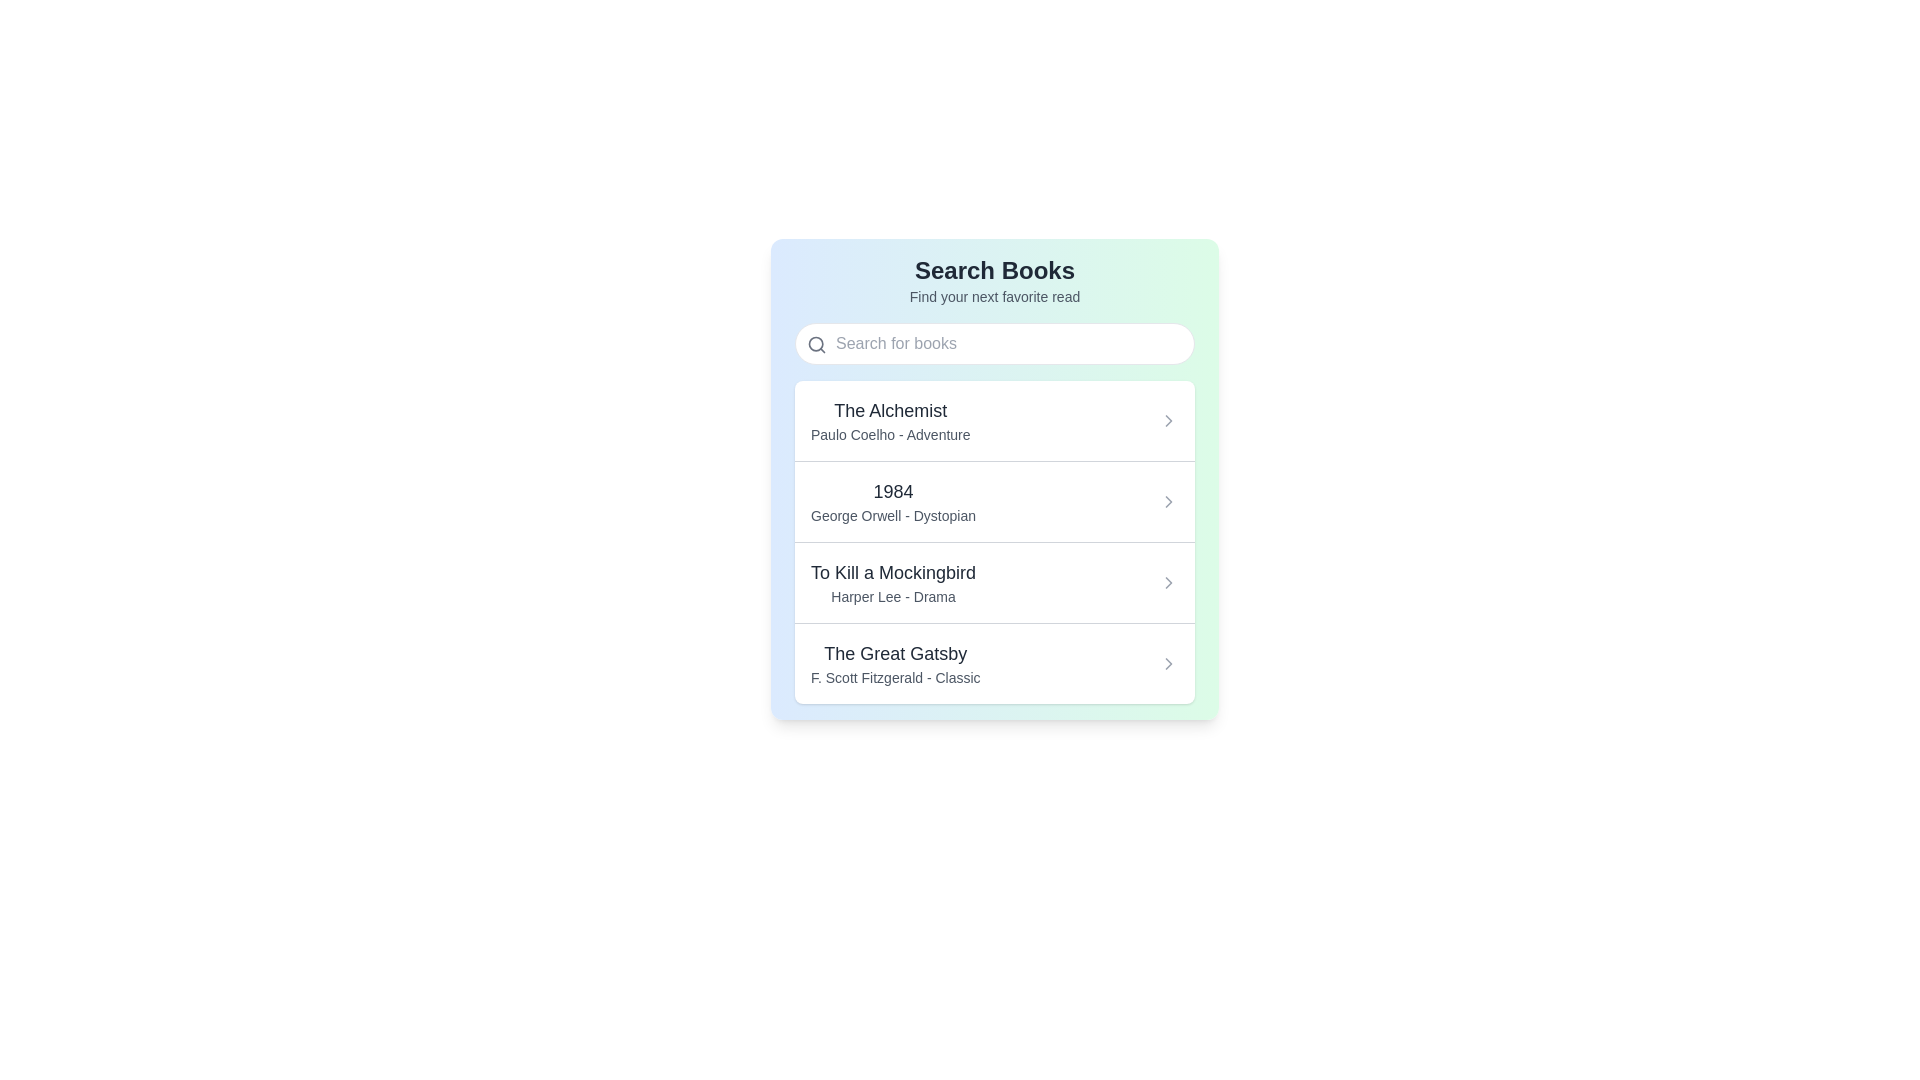 The width and height of the screenshot is (1920, 1080). Describe the element at coordinates (1169, 582) in the screenshot. I see `the right-facing gray chevron icon located at the far right of the row labeled 'To Kill a Mockingbird Harper Lee - Drama'` at that location.